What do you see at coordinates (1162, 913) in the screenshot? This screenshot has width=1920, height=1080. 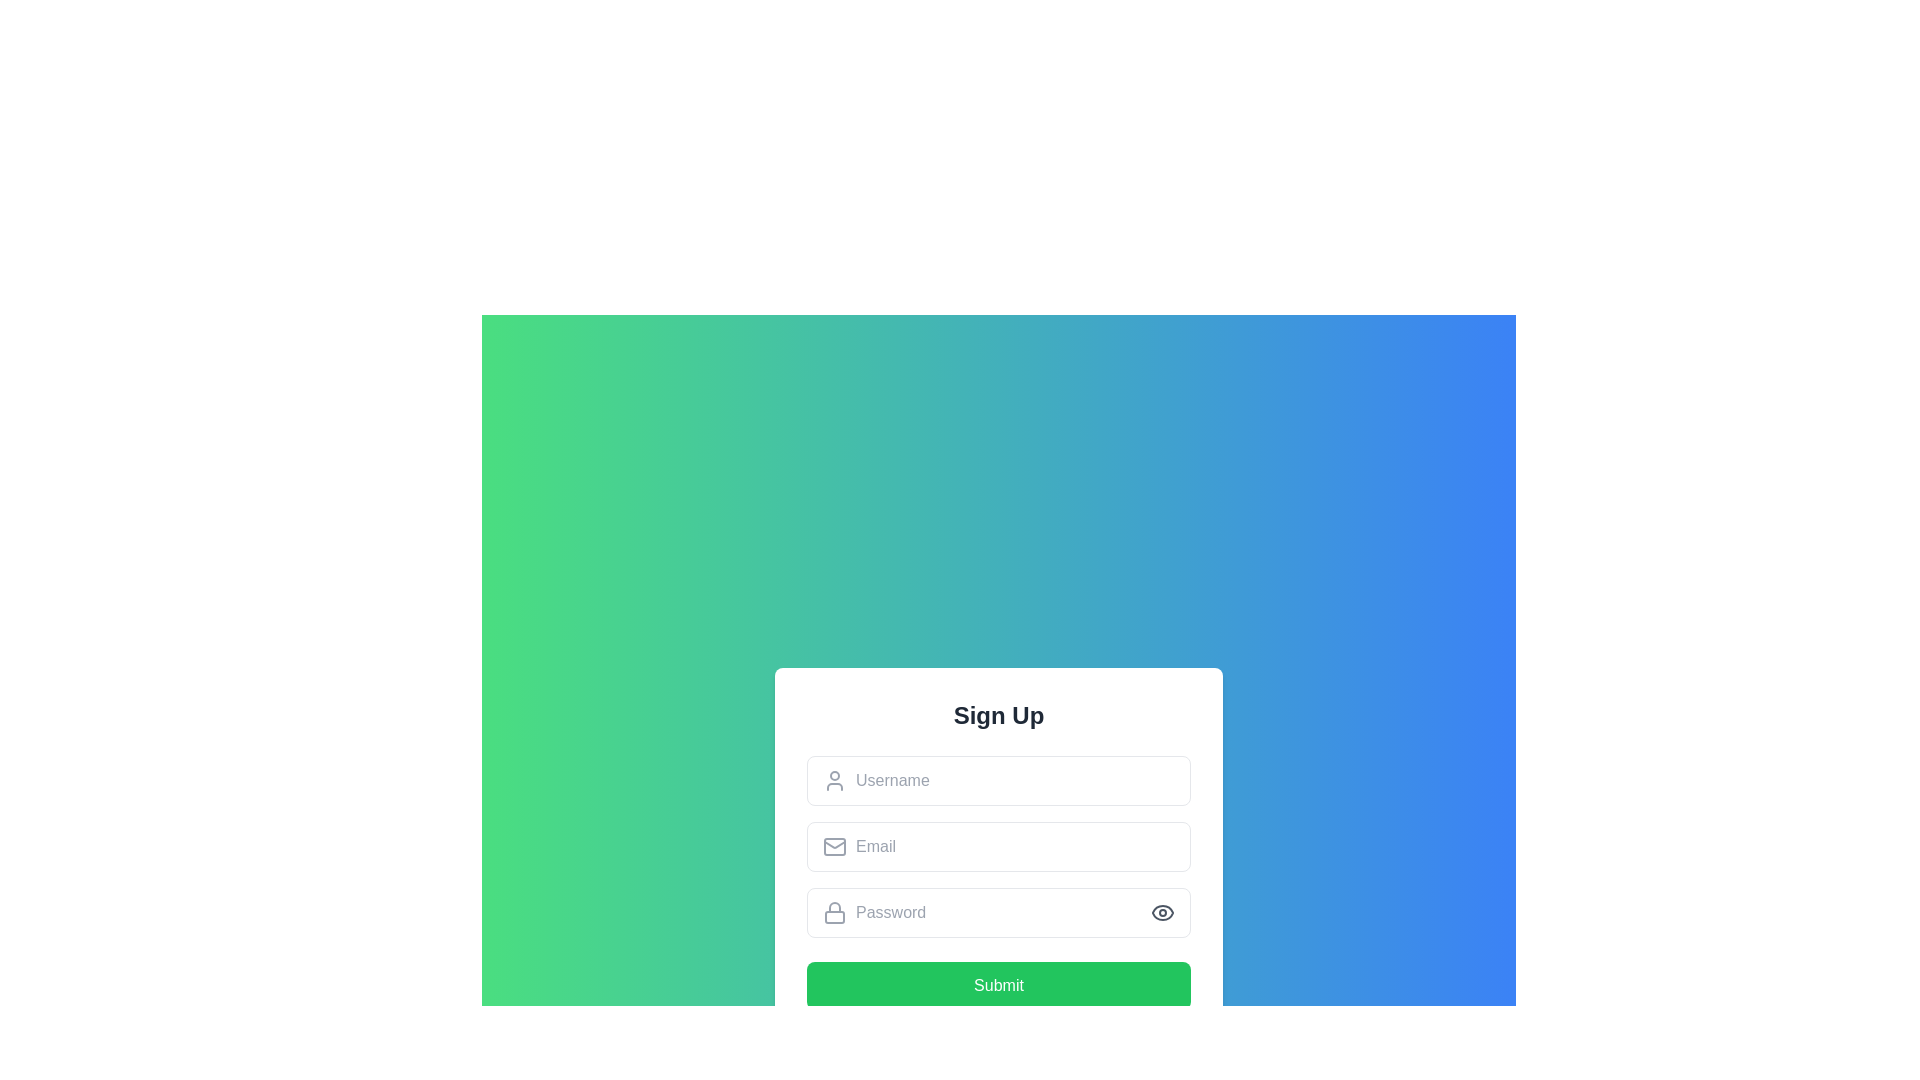 I see `the eye icon button located in the upper-right section of the login form` at bounding box center [1162, 913].